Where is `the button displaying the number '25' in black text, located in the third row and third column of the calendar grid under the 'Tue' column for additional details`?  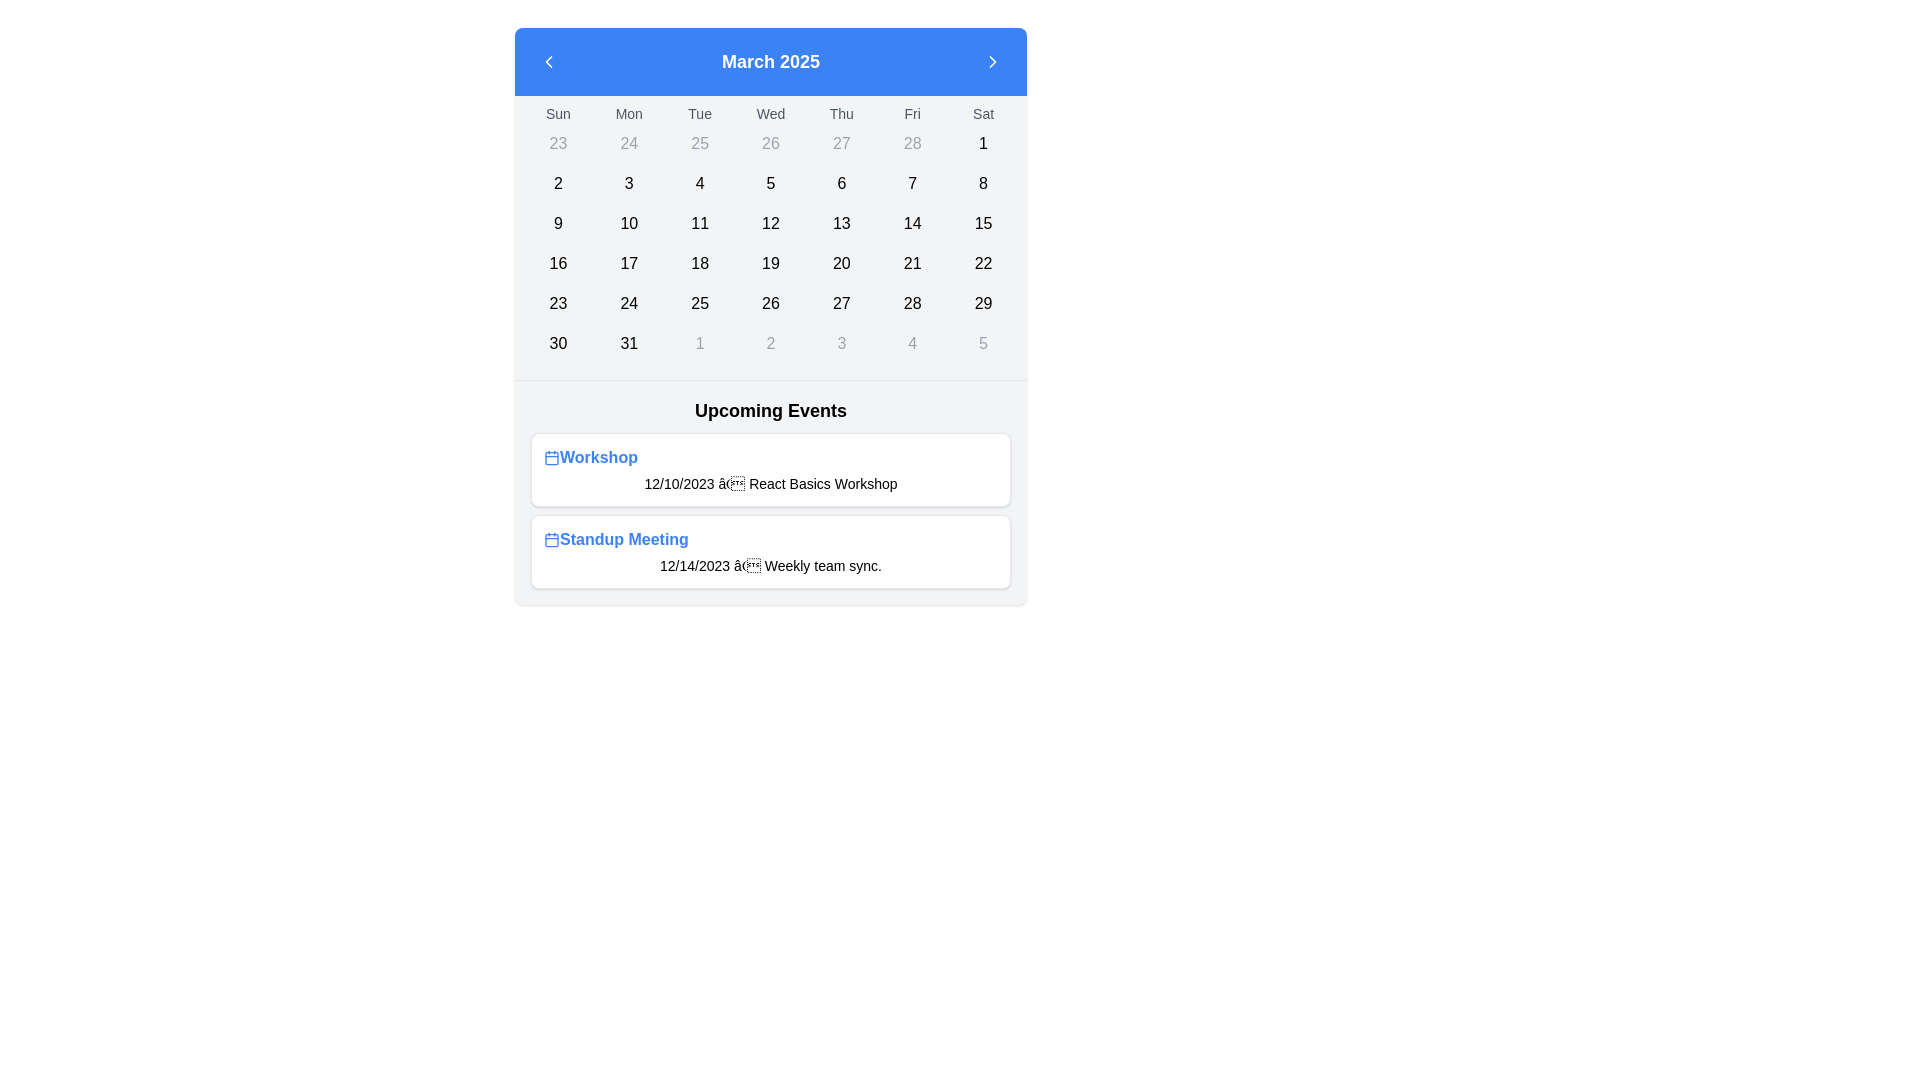
the button displaying the number '25' in black text, located in the third row and third column of the calendar grid under the 'Tue' column for additional details is located at coordinates (700, 304).